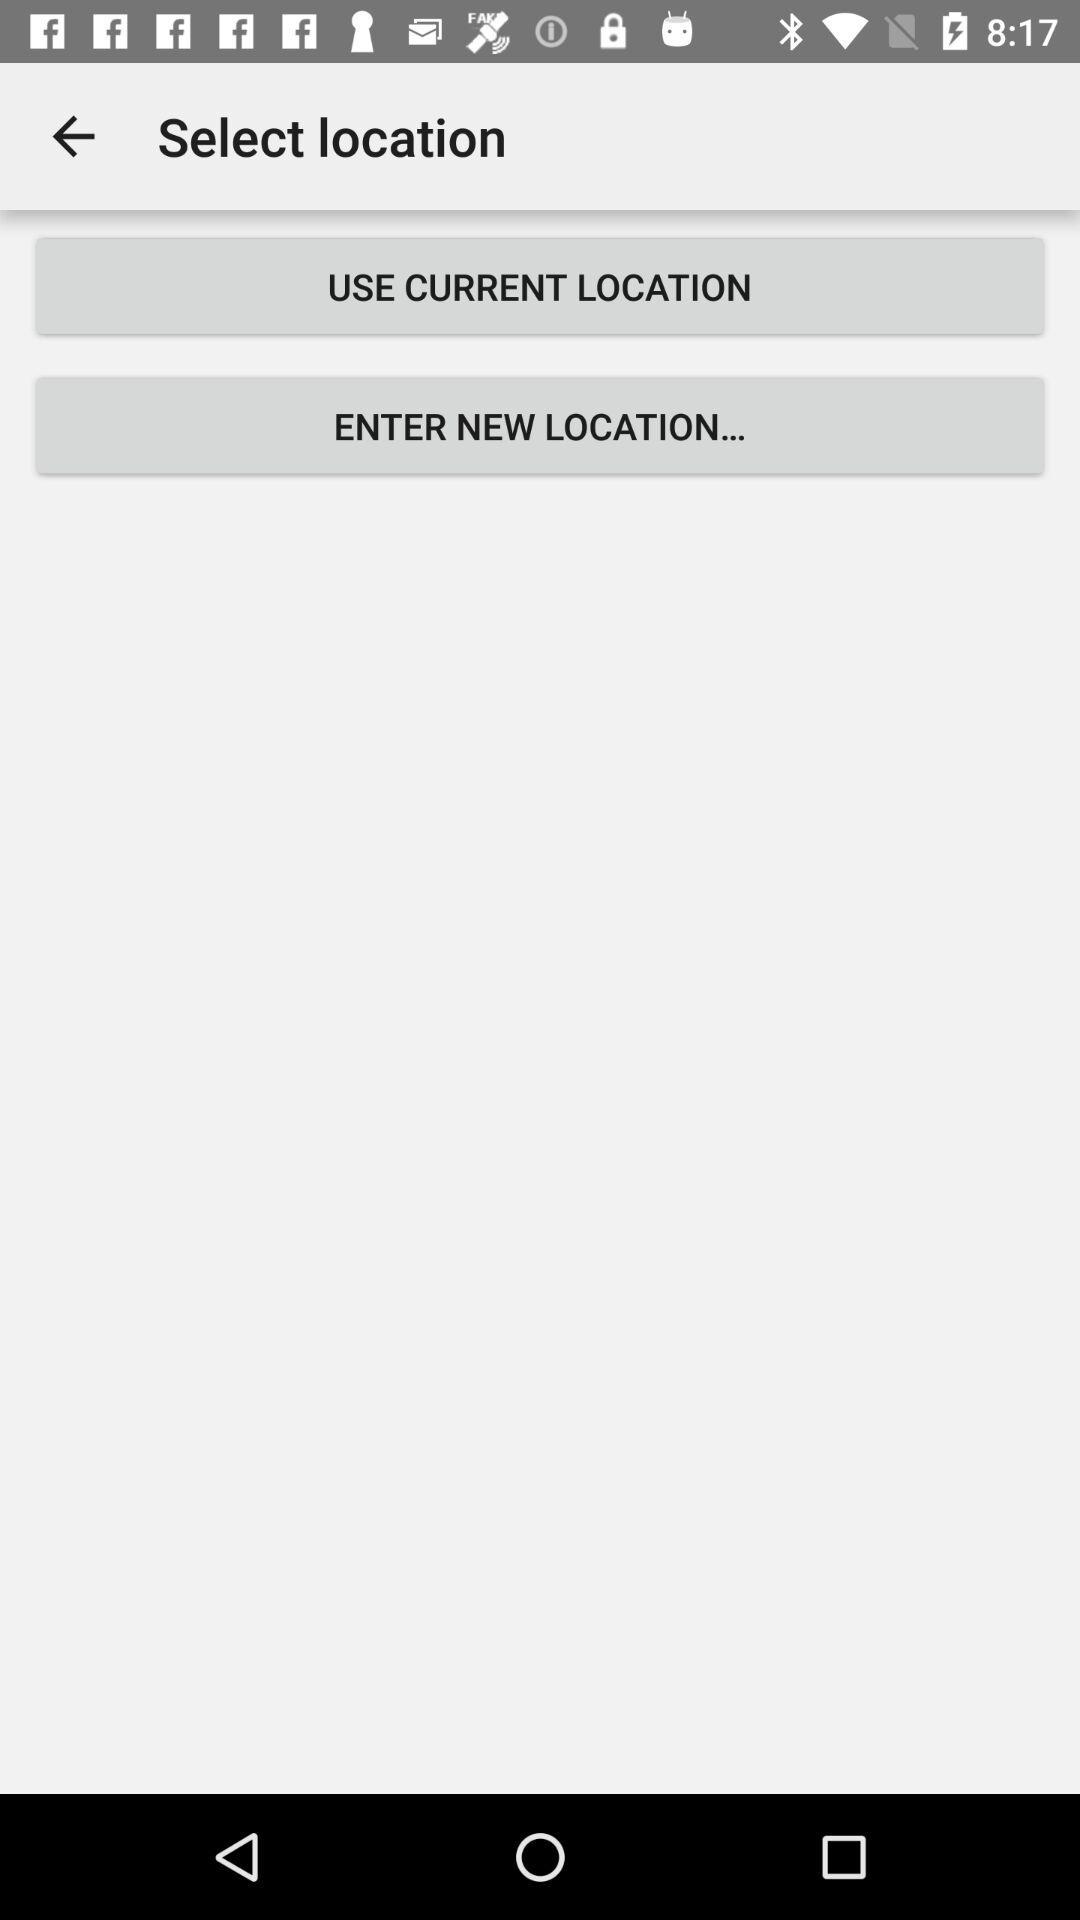  Describe the element at coordinates (540, 285) in the screenshot. I see `use current location item` at that location.